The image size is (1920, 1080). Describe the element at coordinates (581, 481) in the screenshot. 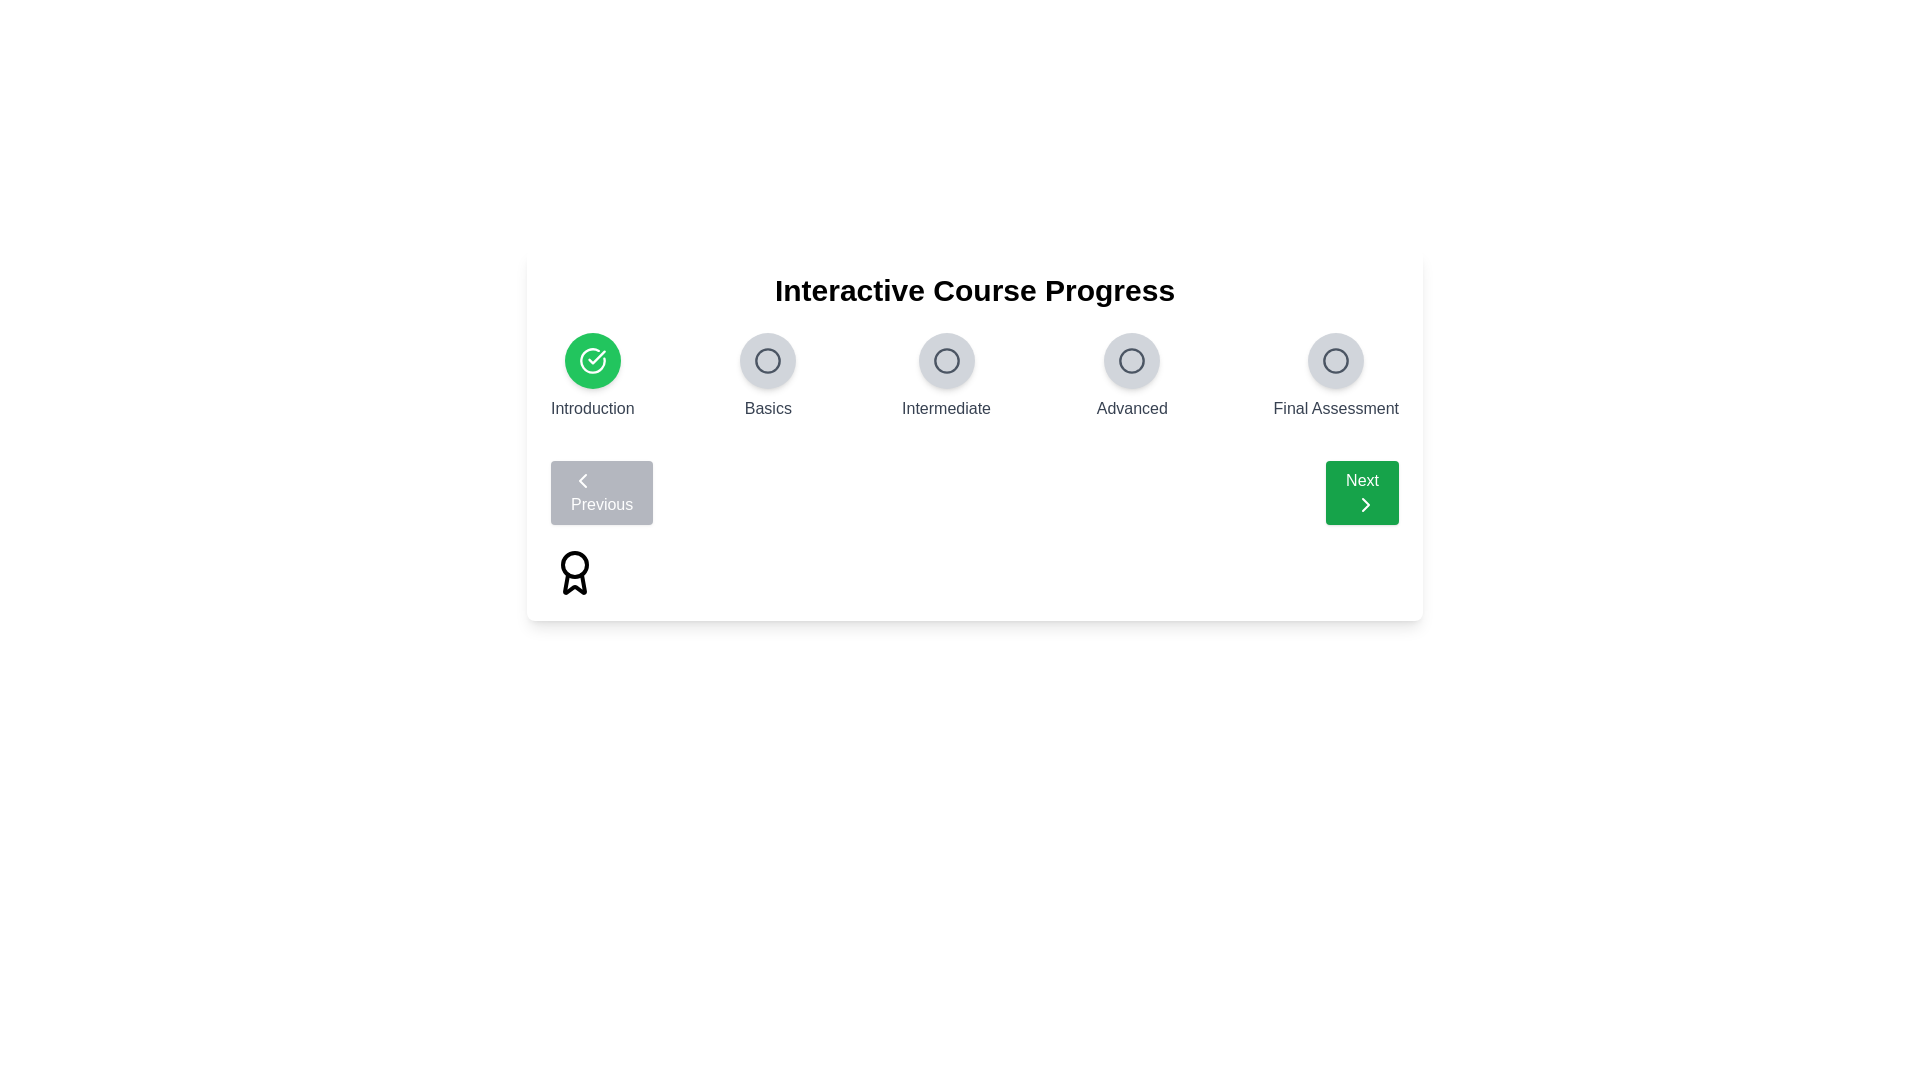

I see `the 'Previous' icon located on the bottom left area of the interface, preceding the text label 'Previous'` at that location.